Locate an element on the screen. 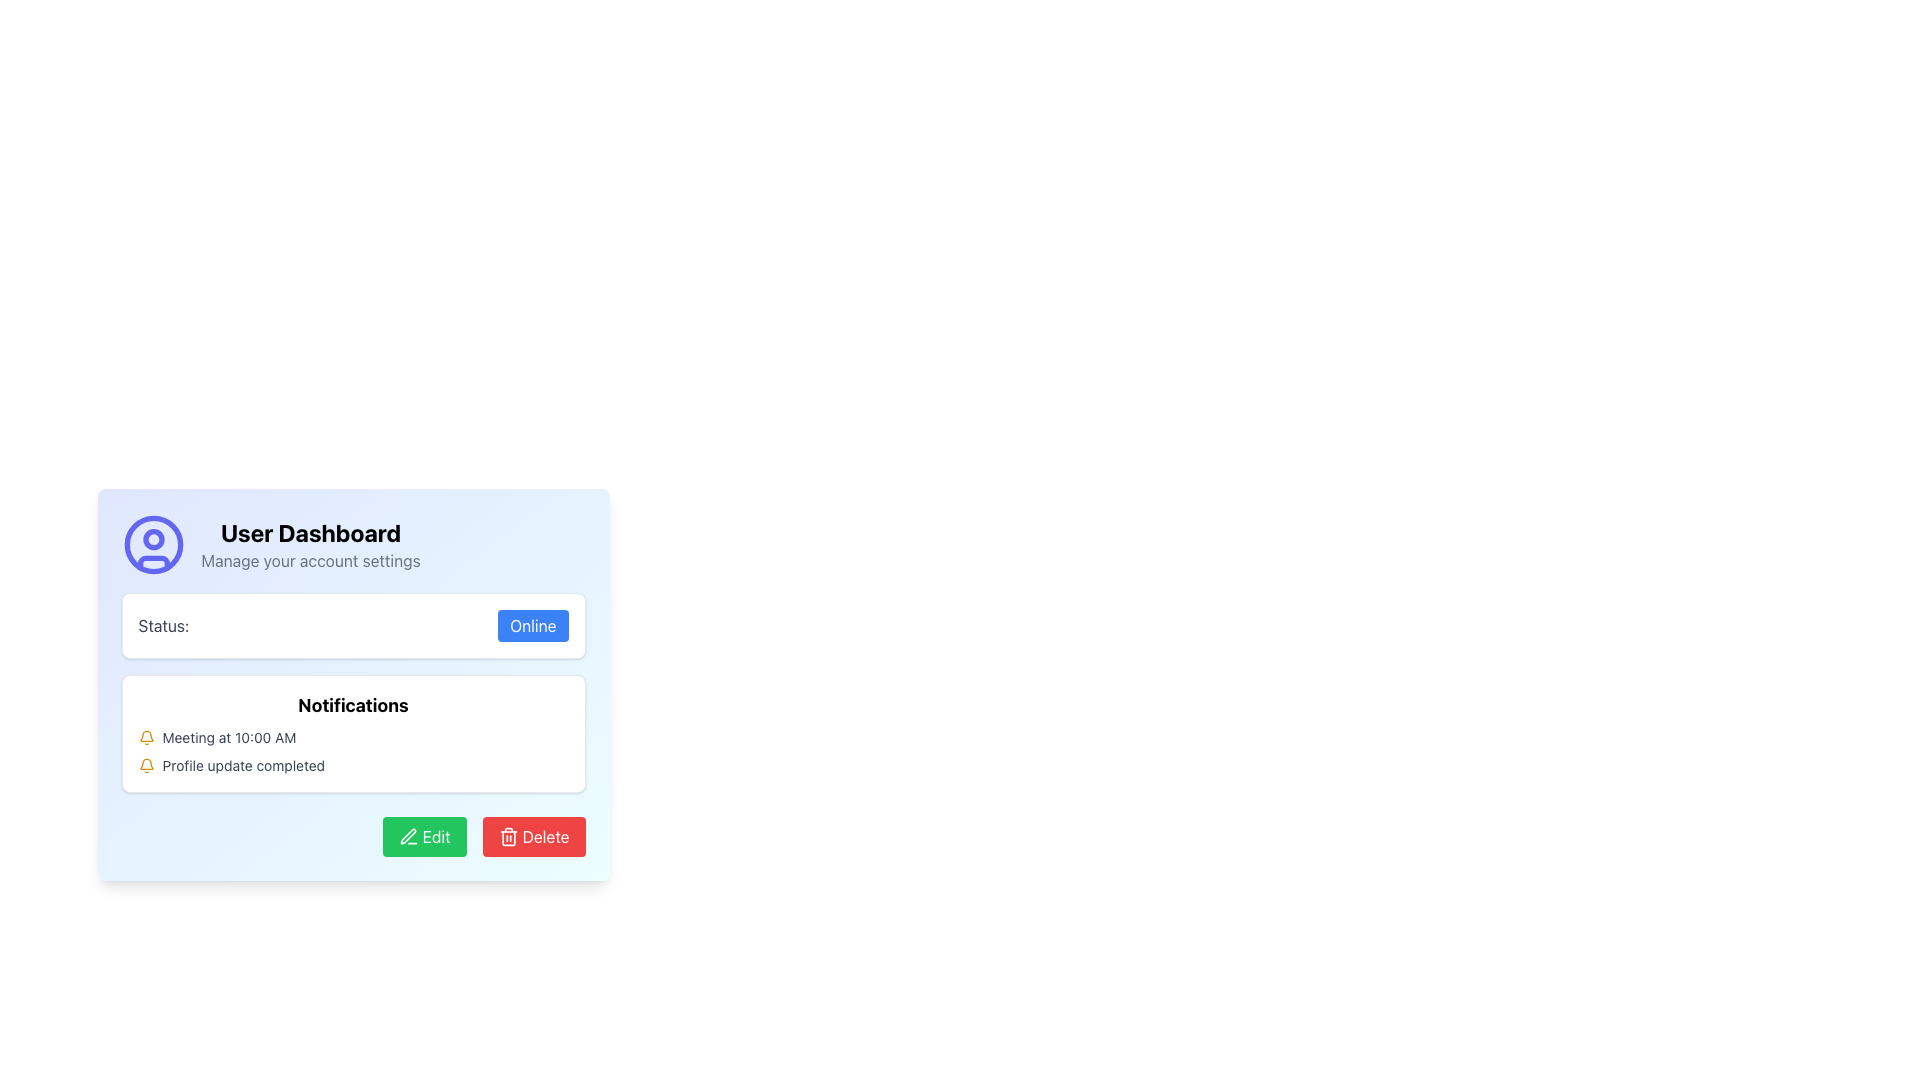 The height and width of the screenshot is (1080, 1920). the main heading text label that indicates the purpose of the section, which is positioned at the top-left quadrant of a card-like structure is located at coordinates (310, 531).